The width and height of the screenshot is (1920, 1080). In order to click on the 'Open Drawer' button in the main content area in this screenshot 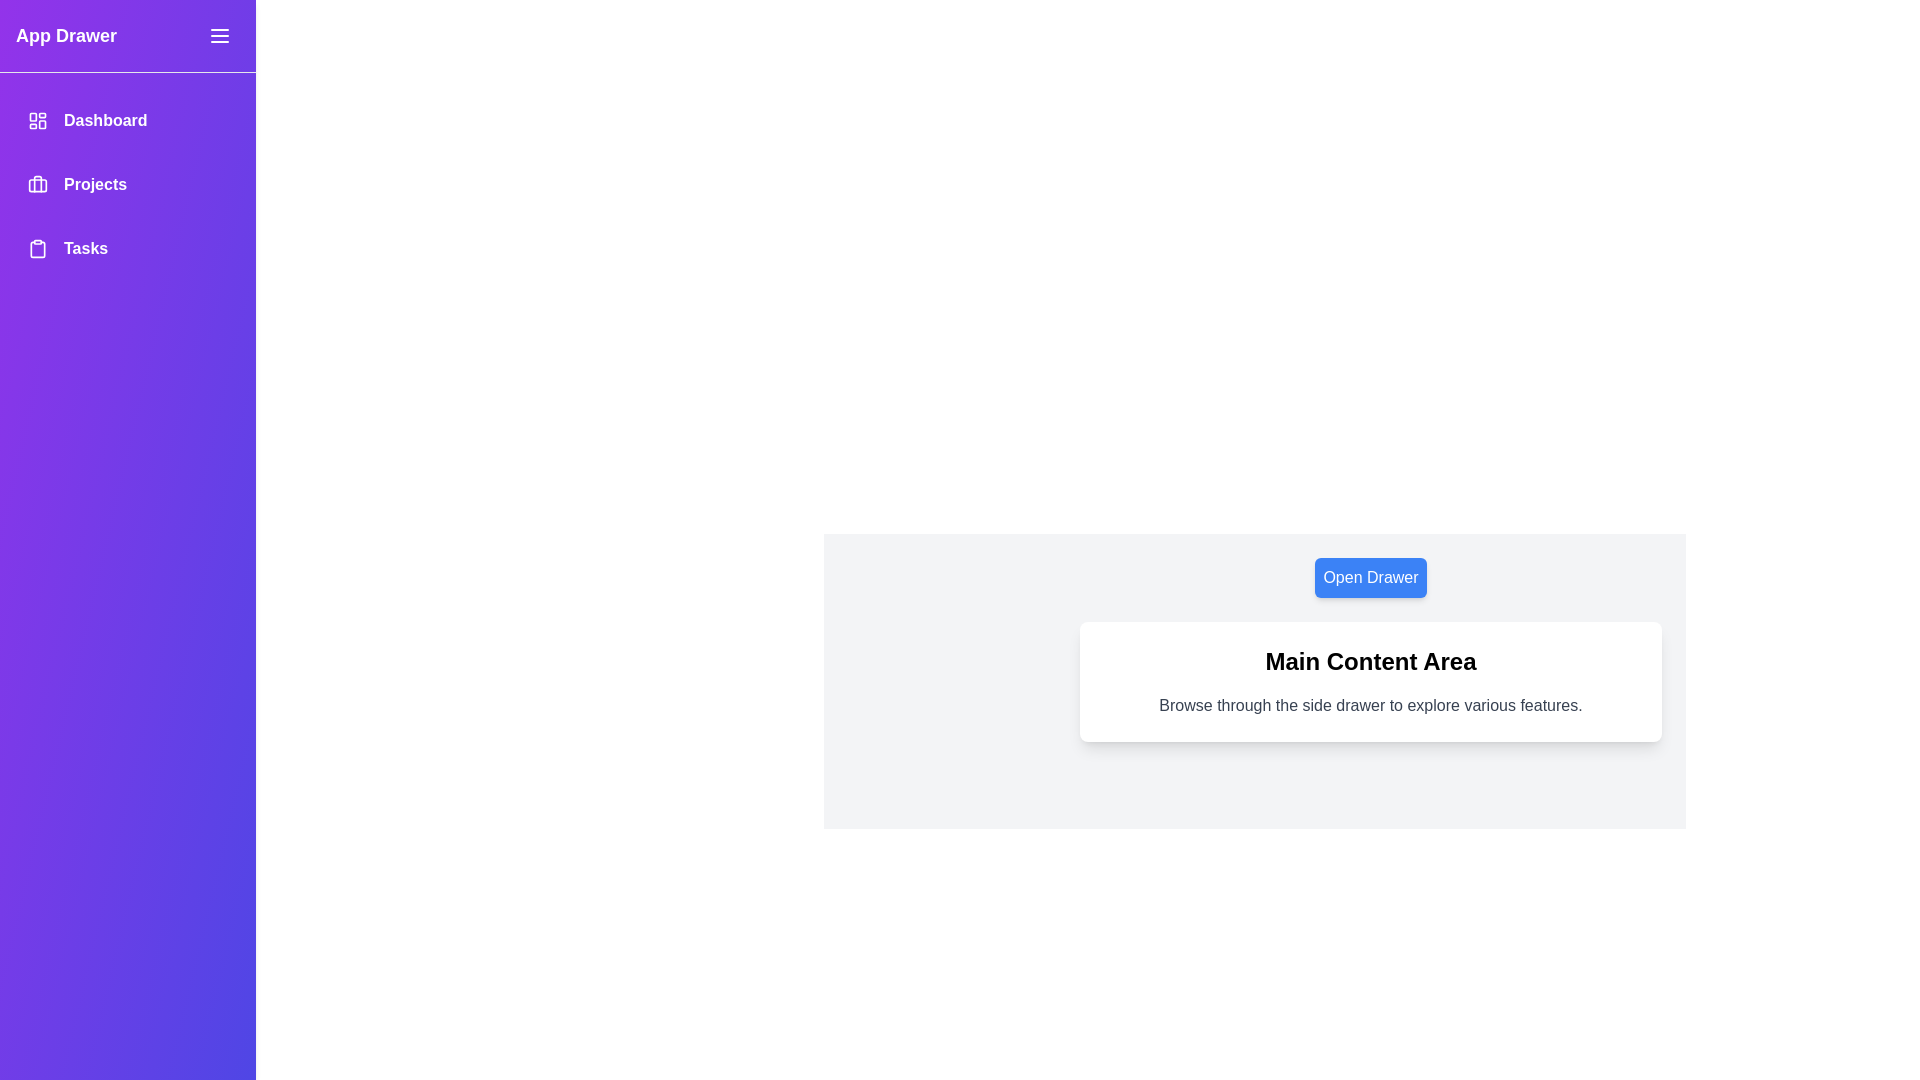, I will do `click(1370, 578)`.